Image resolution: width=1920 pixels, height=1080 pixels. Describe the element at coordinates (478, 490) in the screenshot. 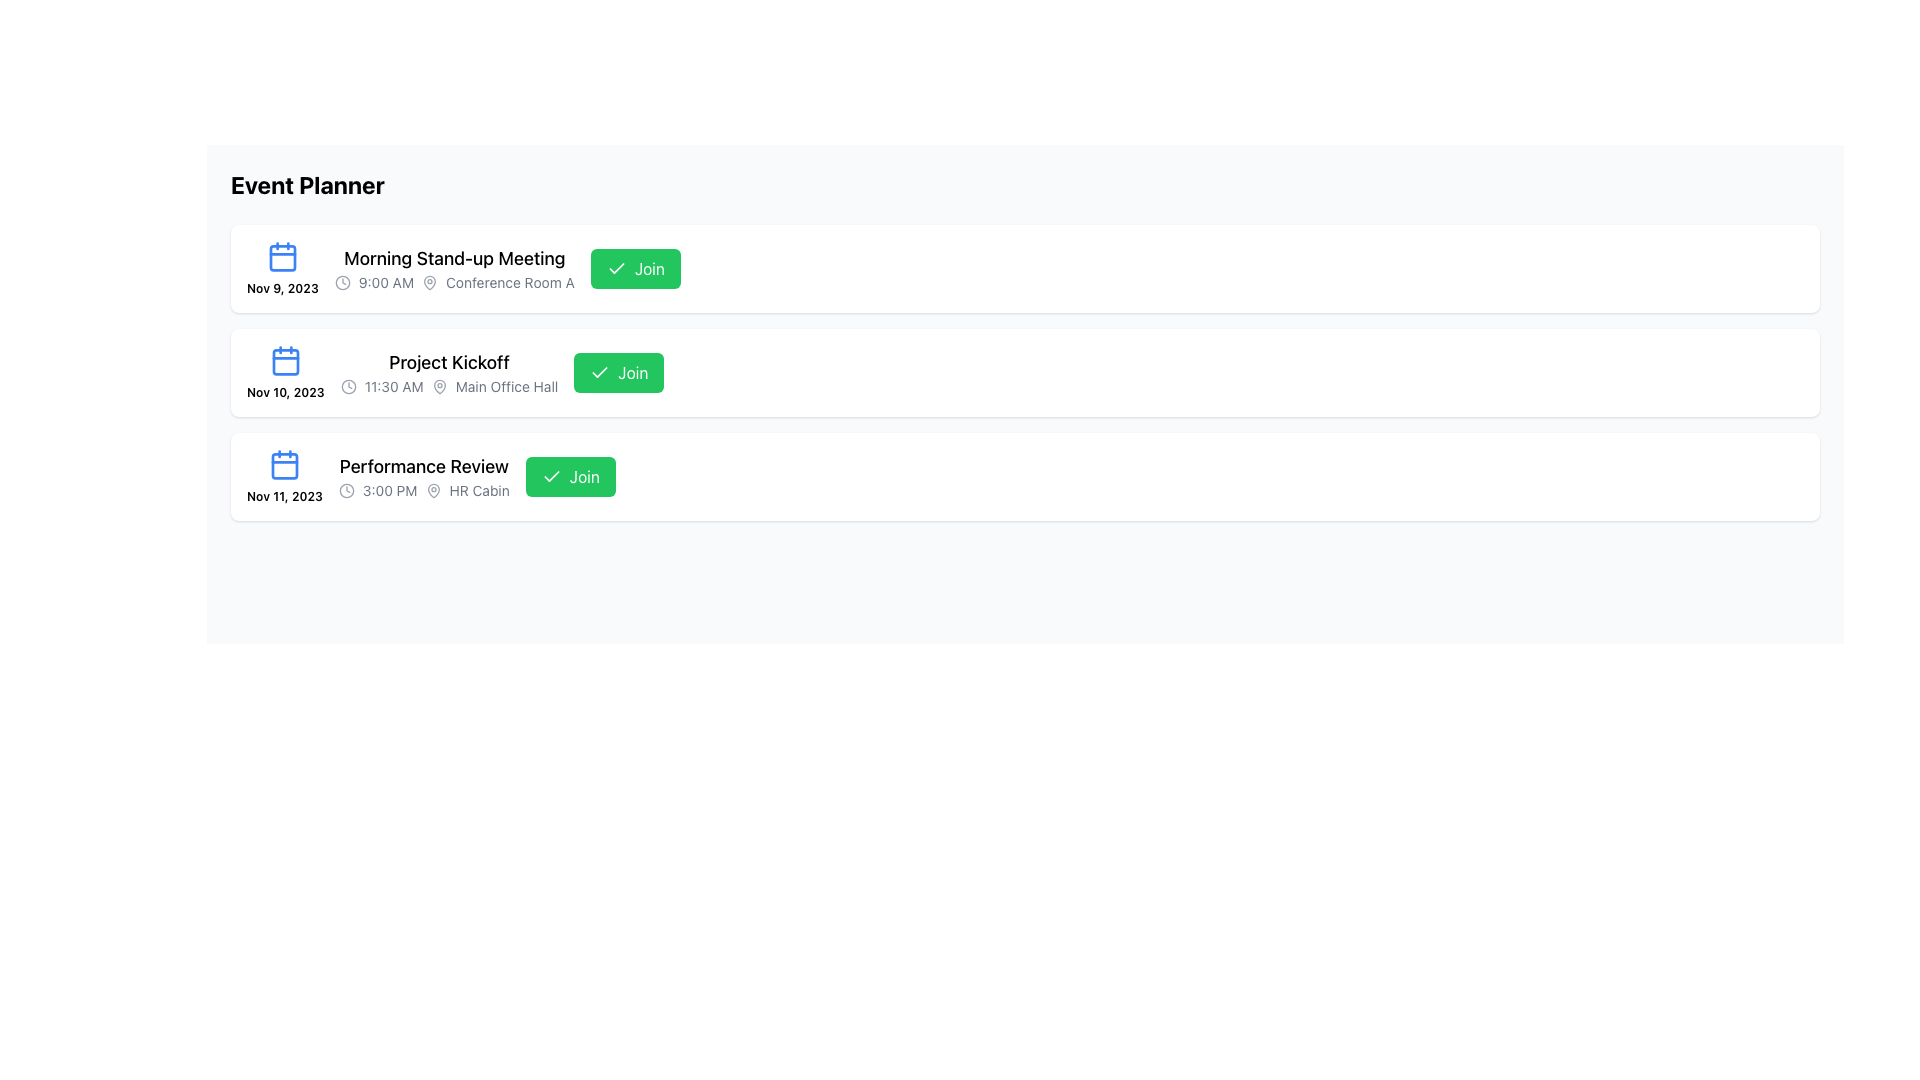

I see `text label that specifies the location for the 'Performance Review' event, which indicates it will occur in the 'HR Cabin' room` at that location.